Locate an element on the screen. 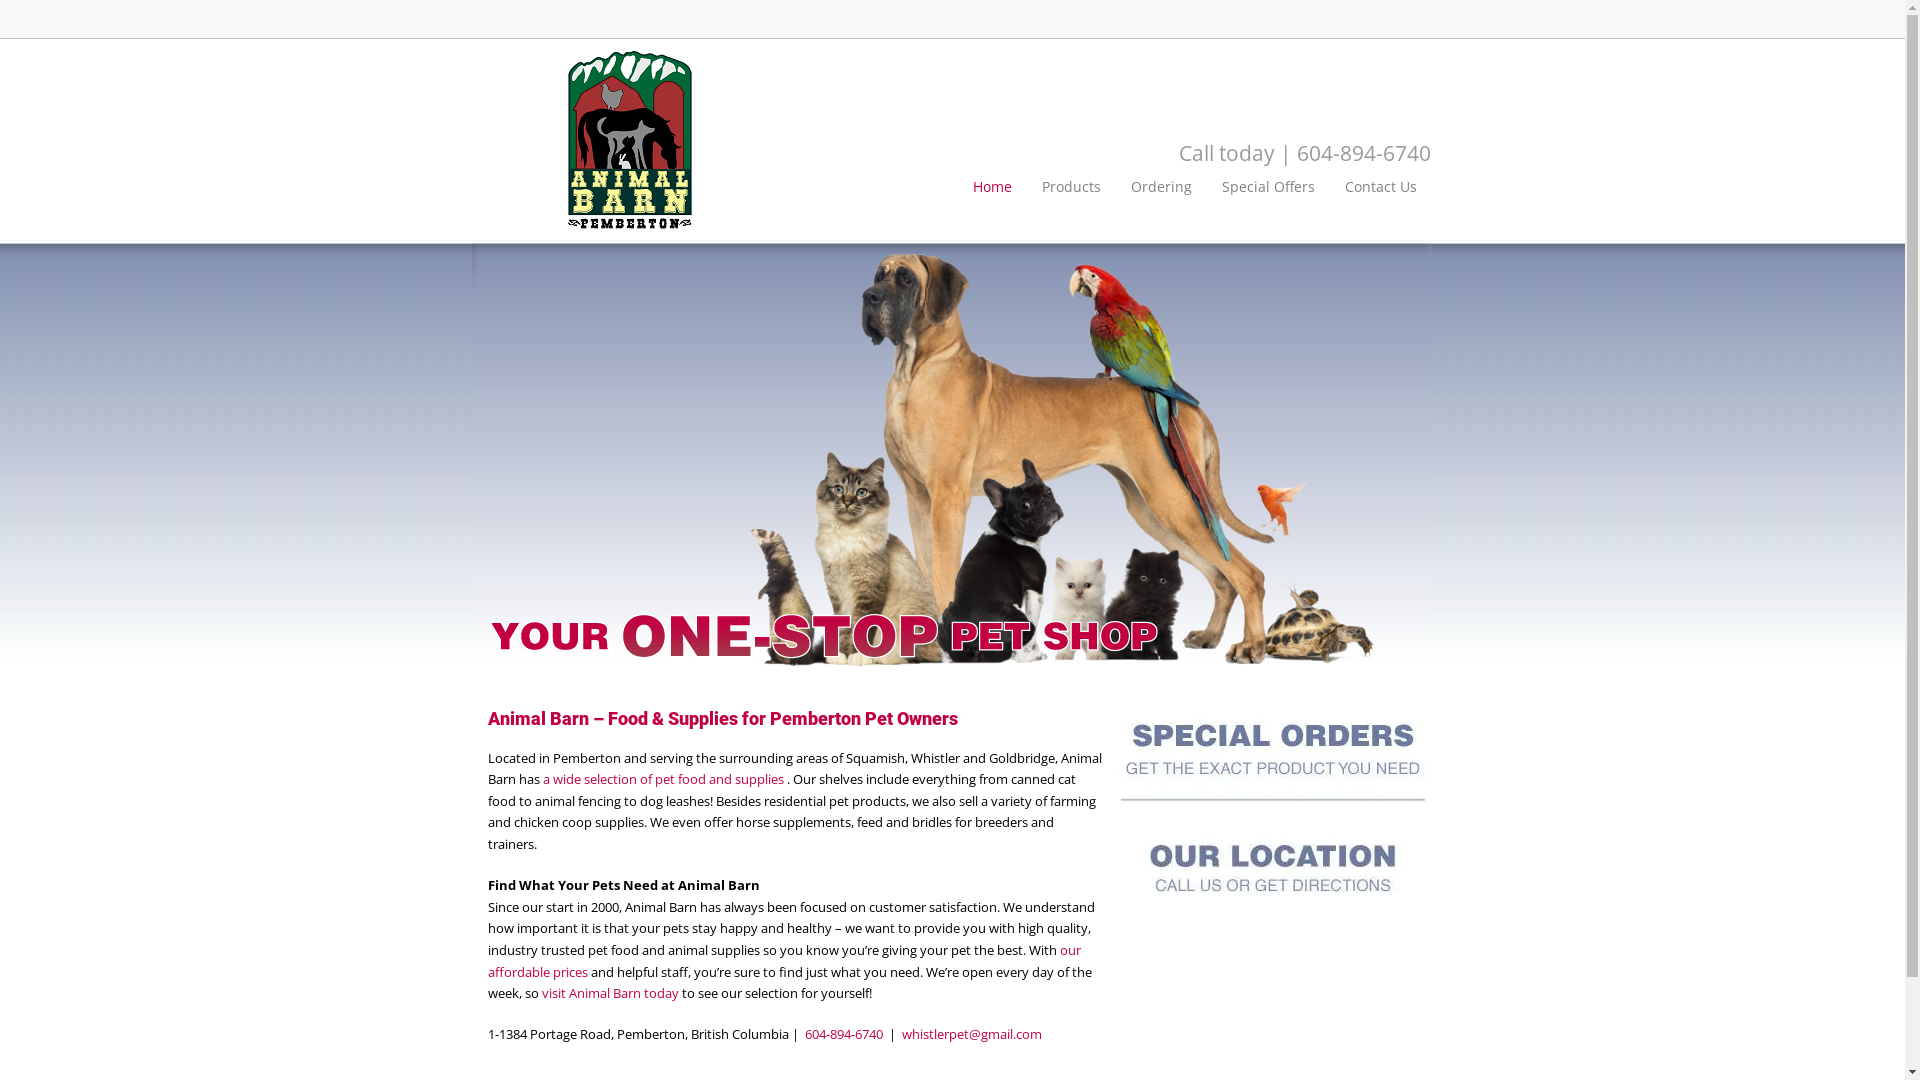  'Contact Us' is located at coordinates (1380, 186).